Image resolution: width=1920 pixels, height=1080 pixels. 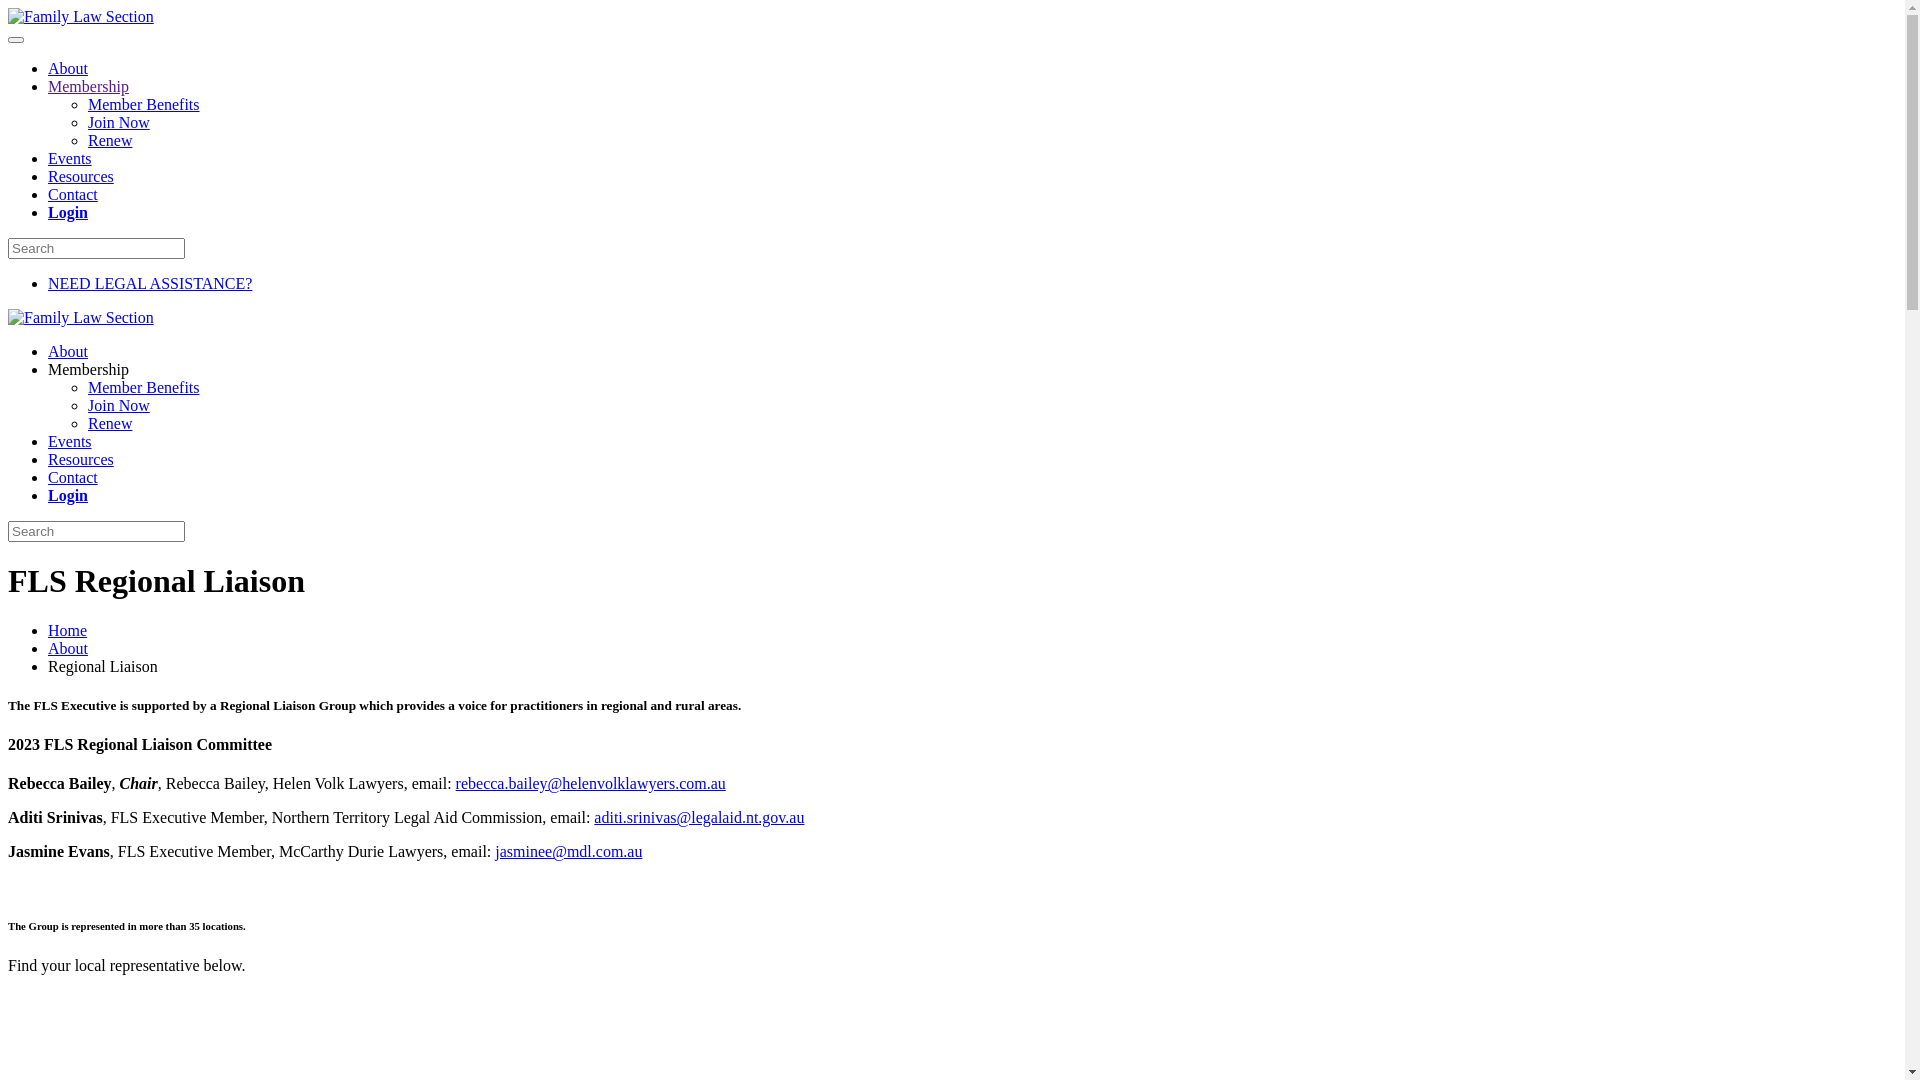 What do you see at coordinates (494, 851) in the screenshot?
I see `'jasminee@mdl.com.au'` at bounding box center [494, 851].